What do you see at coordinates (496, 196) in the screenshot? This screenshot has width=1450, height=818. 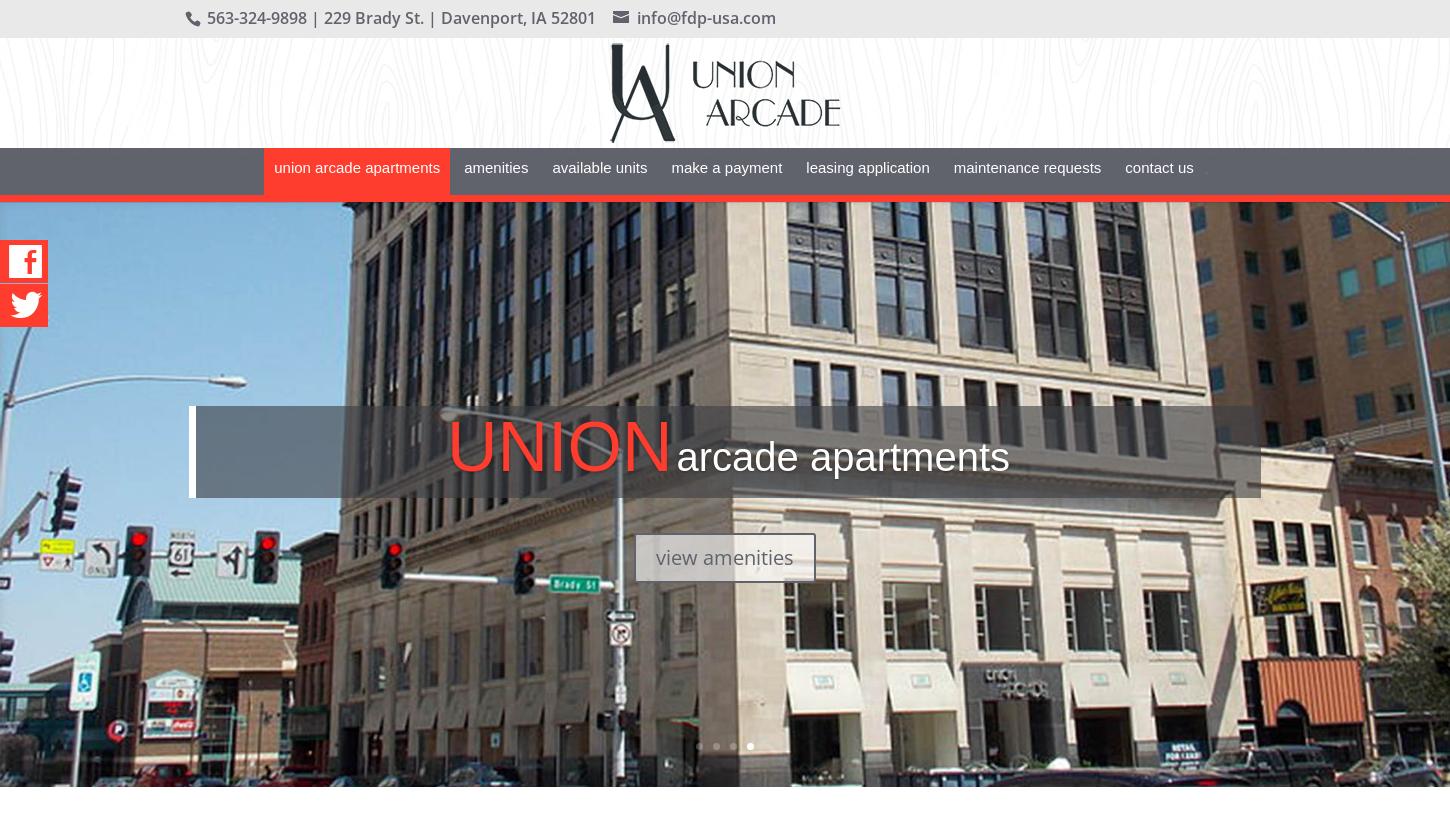 I see `'Amenities'` at bounding box center [496, 196].